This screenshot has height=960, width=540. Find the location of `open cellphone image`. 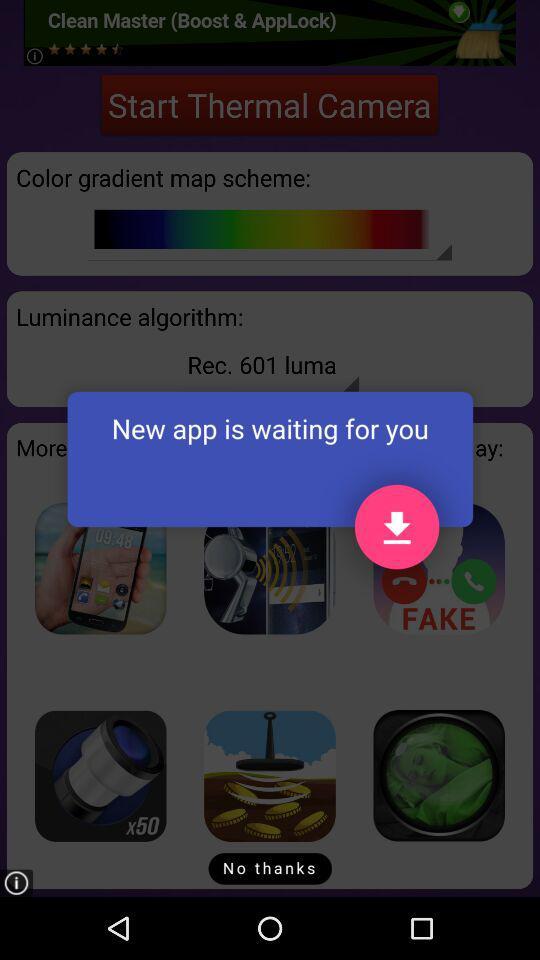

open cellphone image is located at coordinates (99, 568).